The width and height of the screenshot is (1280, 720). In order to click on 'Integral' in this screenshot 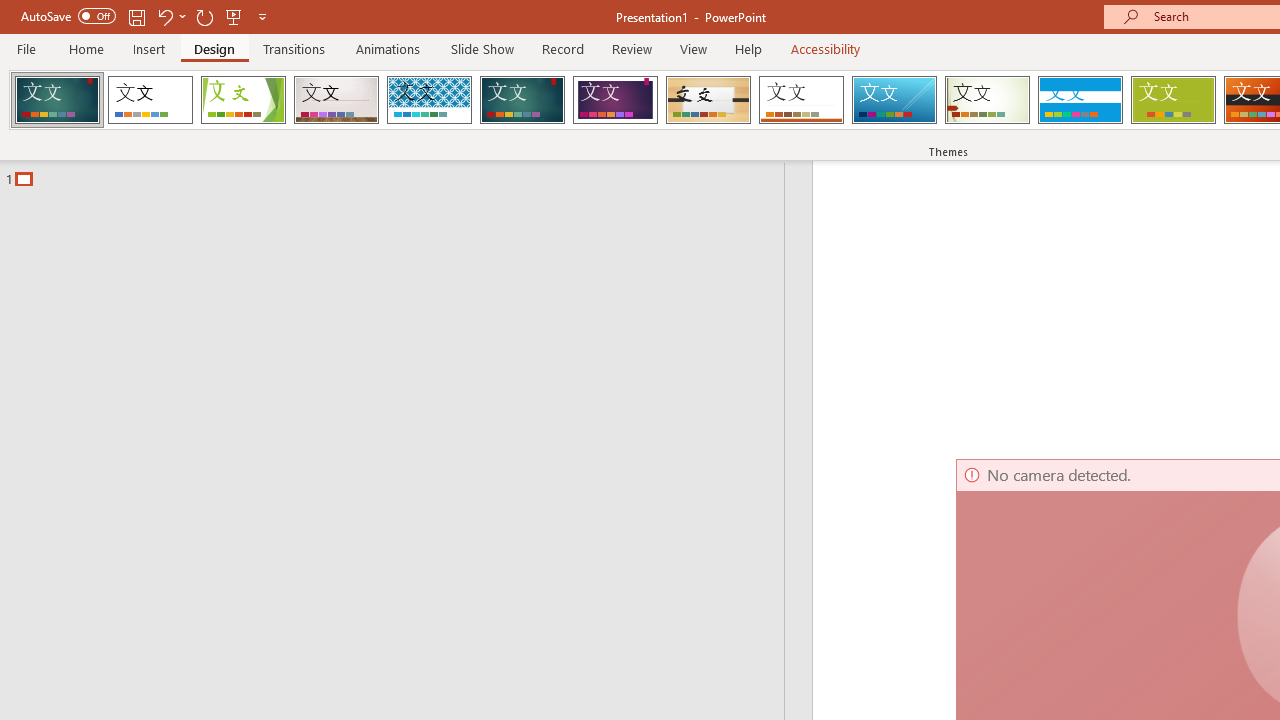, I will do `click(428, 100)`.